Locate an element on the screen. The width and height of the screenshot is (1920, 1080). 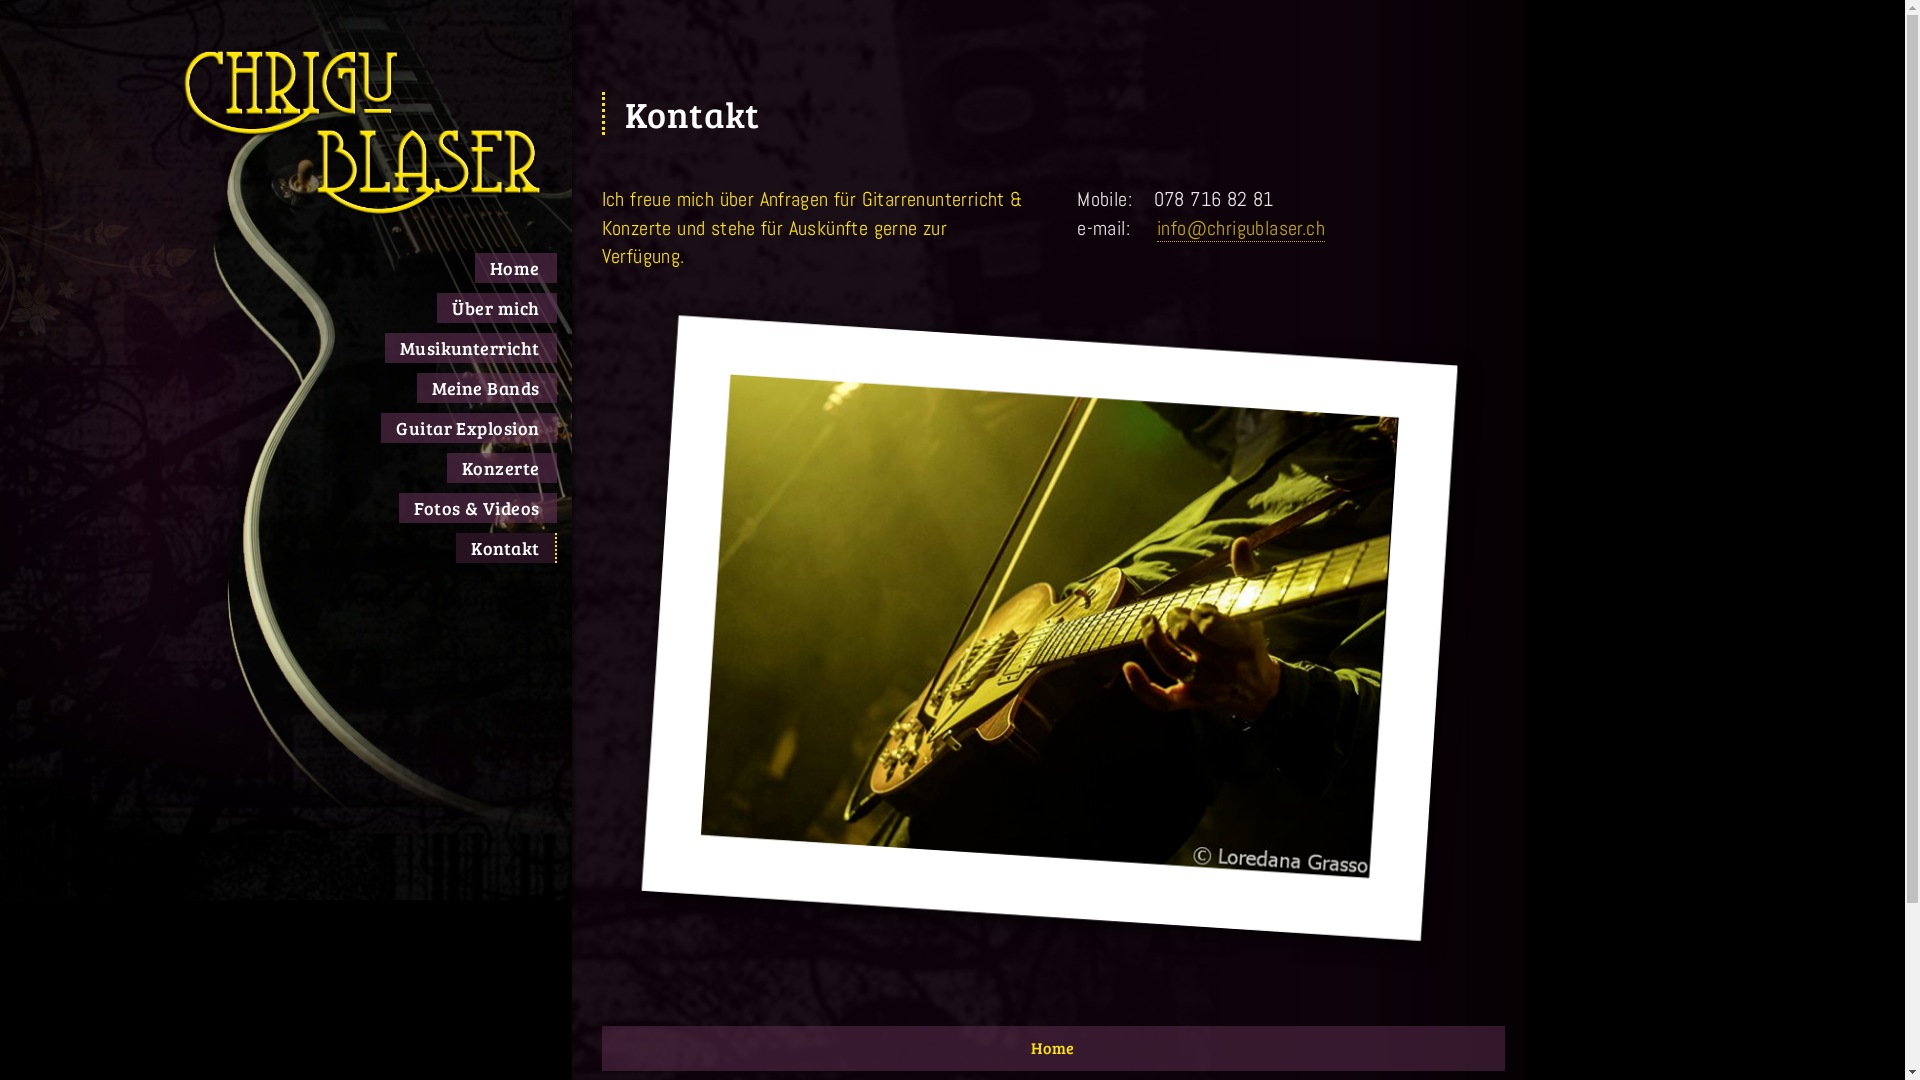
'Home' is located at coordinates (515, 266).